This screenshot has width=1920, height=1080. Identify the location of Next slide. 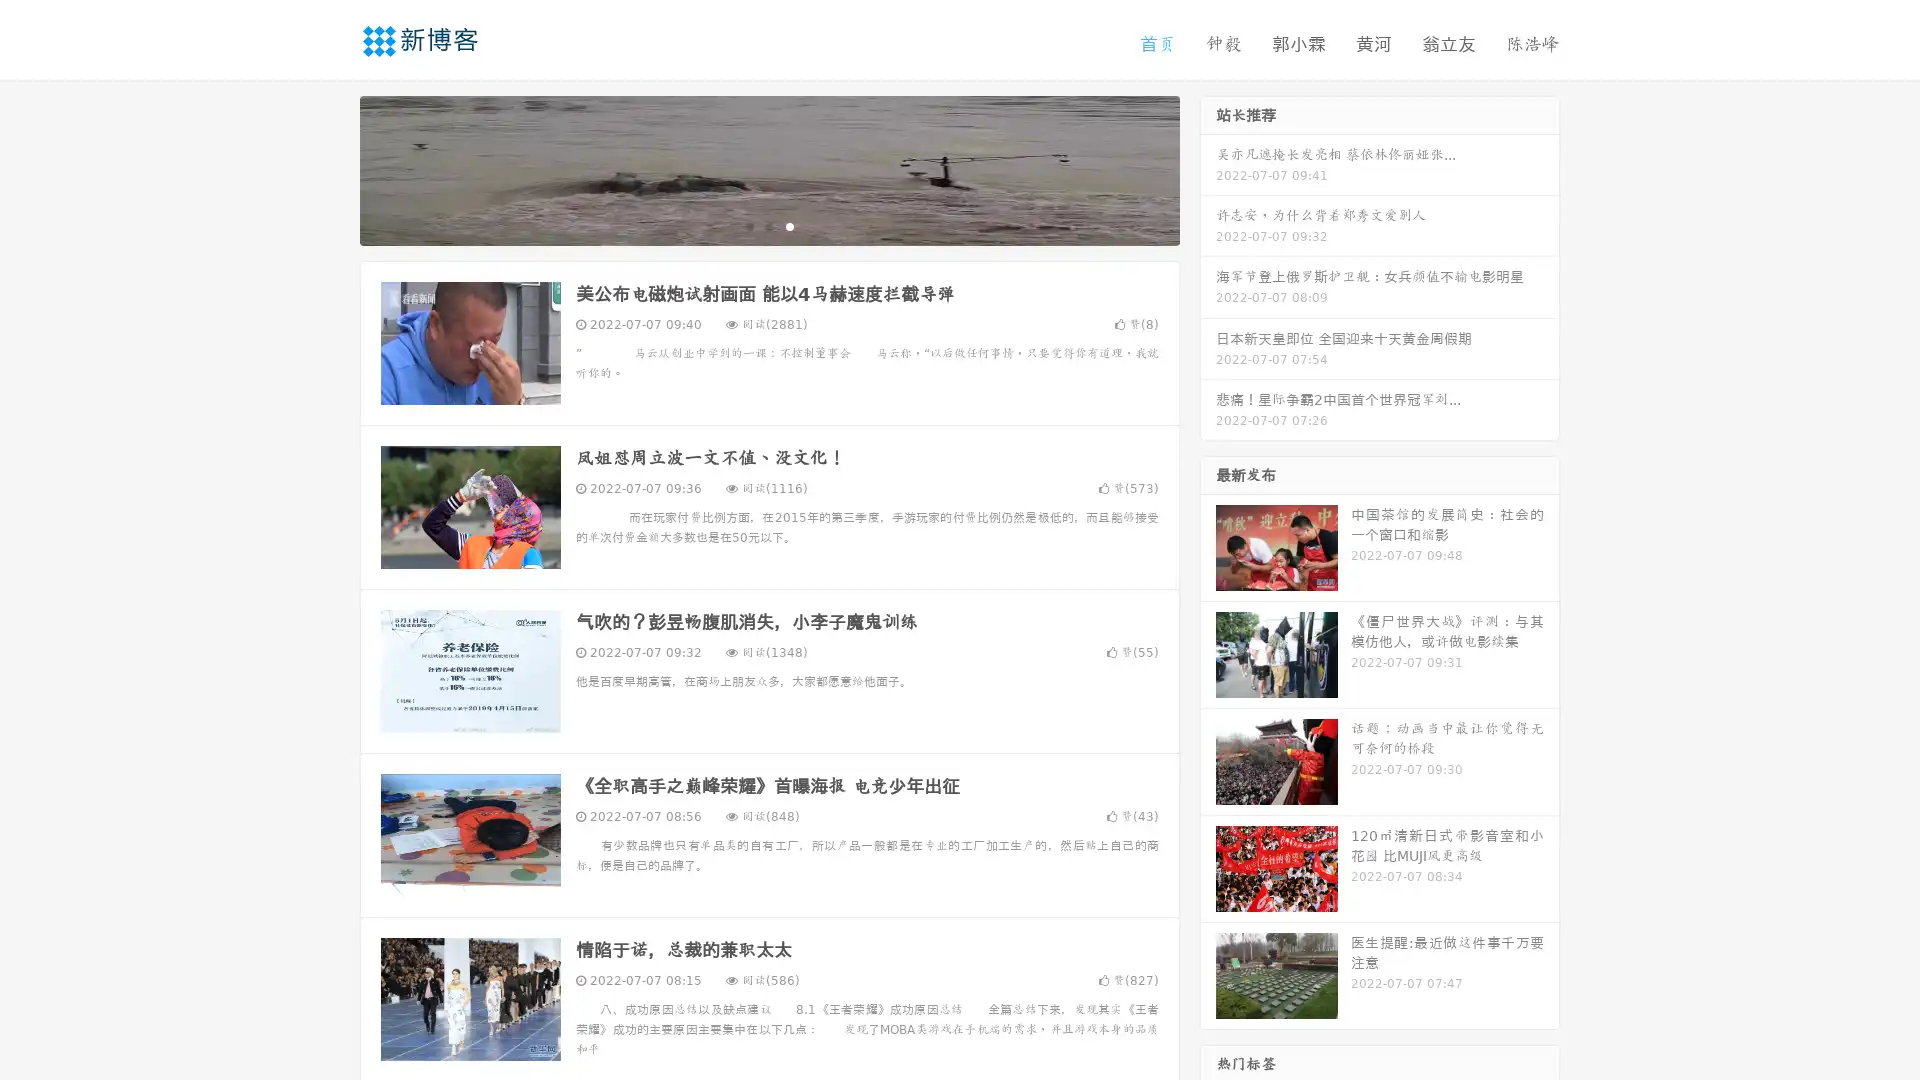
(1208, 168).